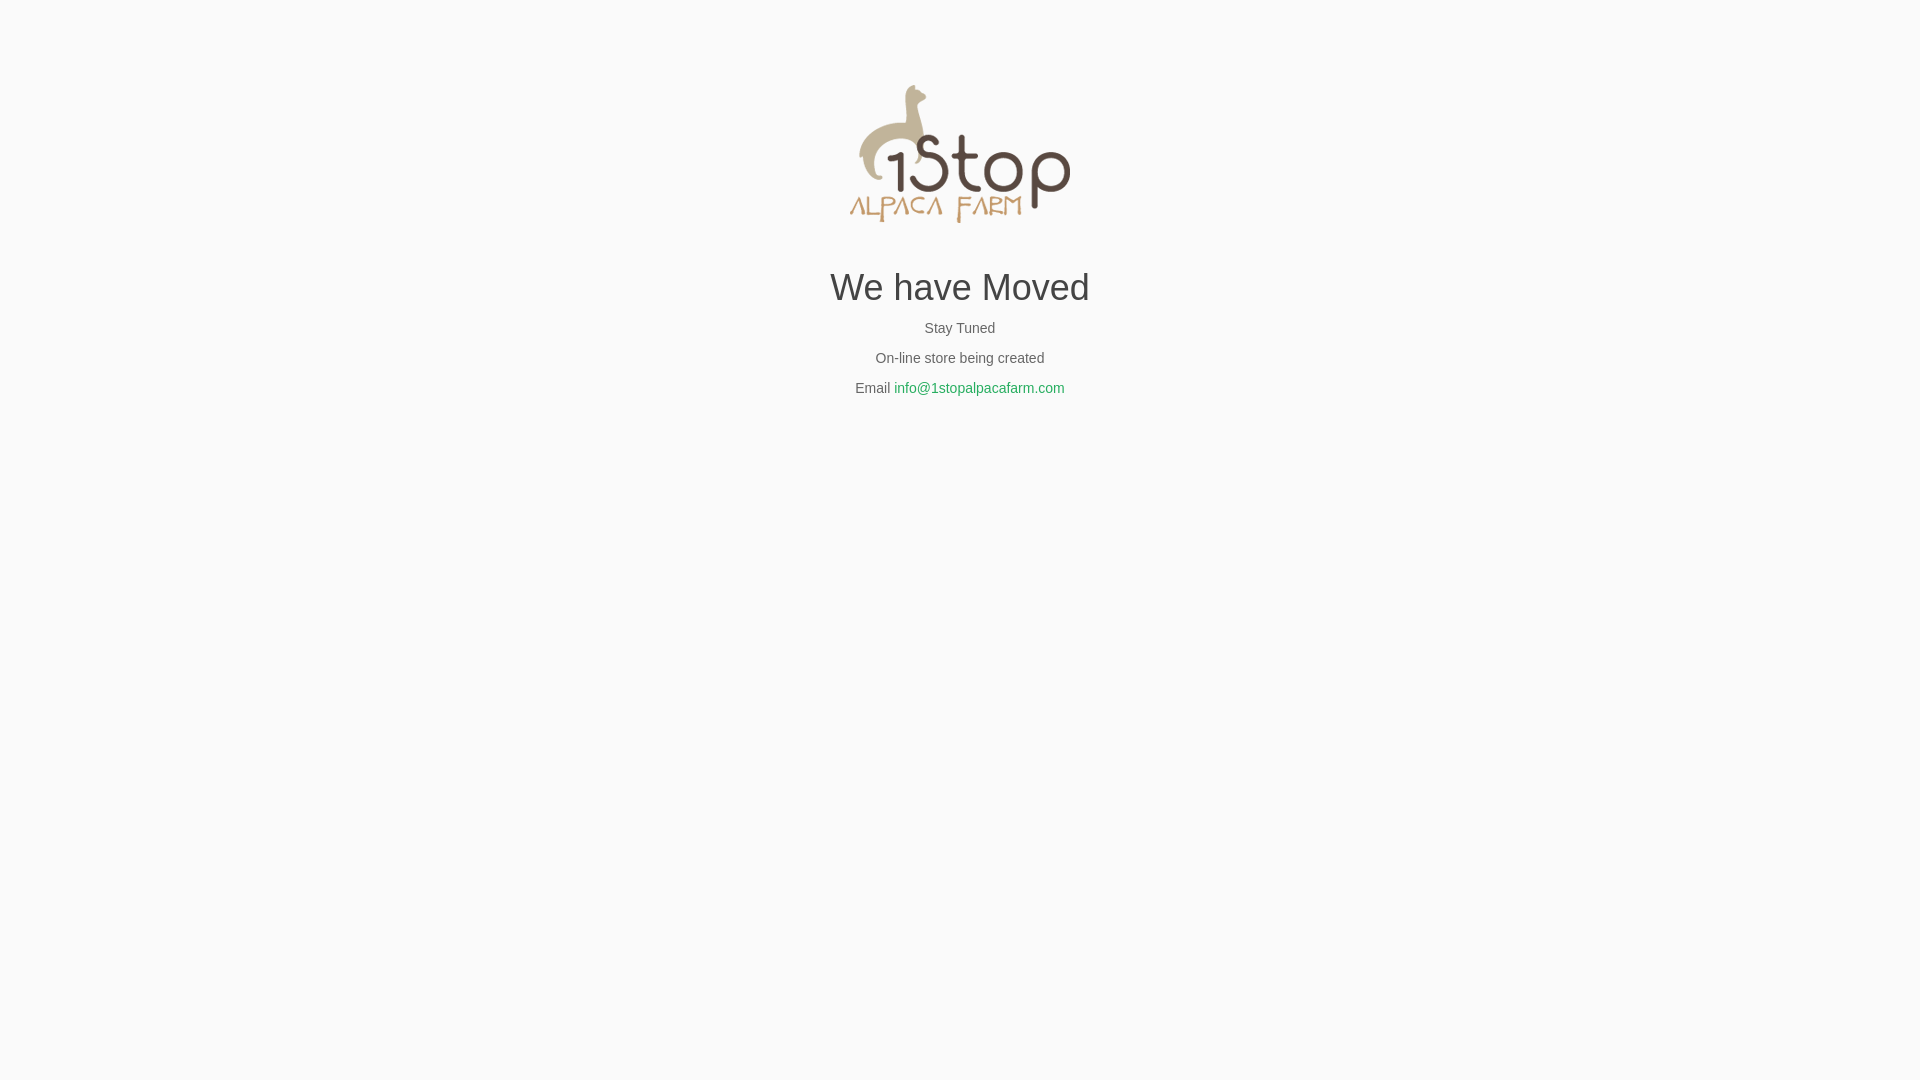  What do you see at coordinates (892, 388) in the screenshot?
I see `'info@1stopalpacafarm.com'` at bounding box center [892, 388].